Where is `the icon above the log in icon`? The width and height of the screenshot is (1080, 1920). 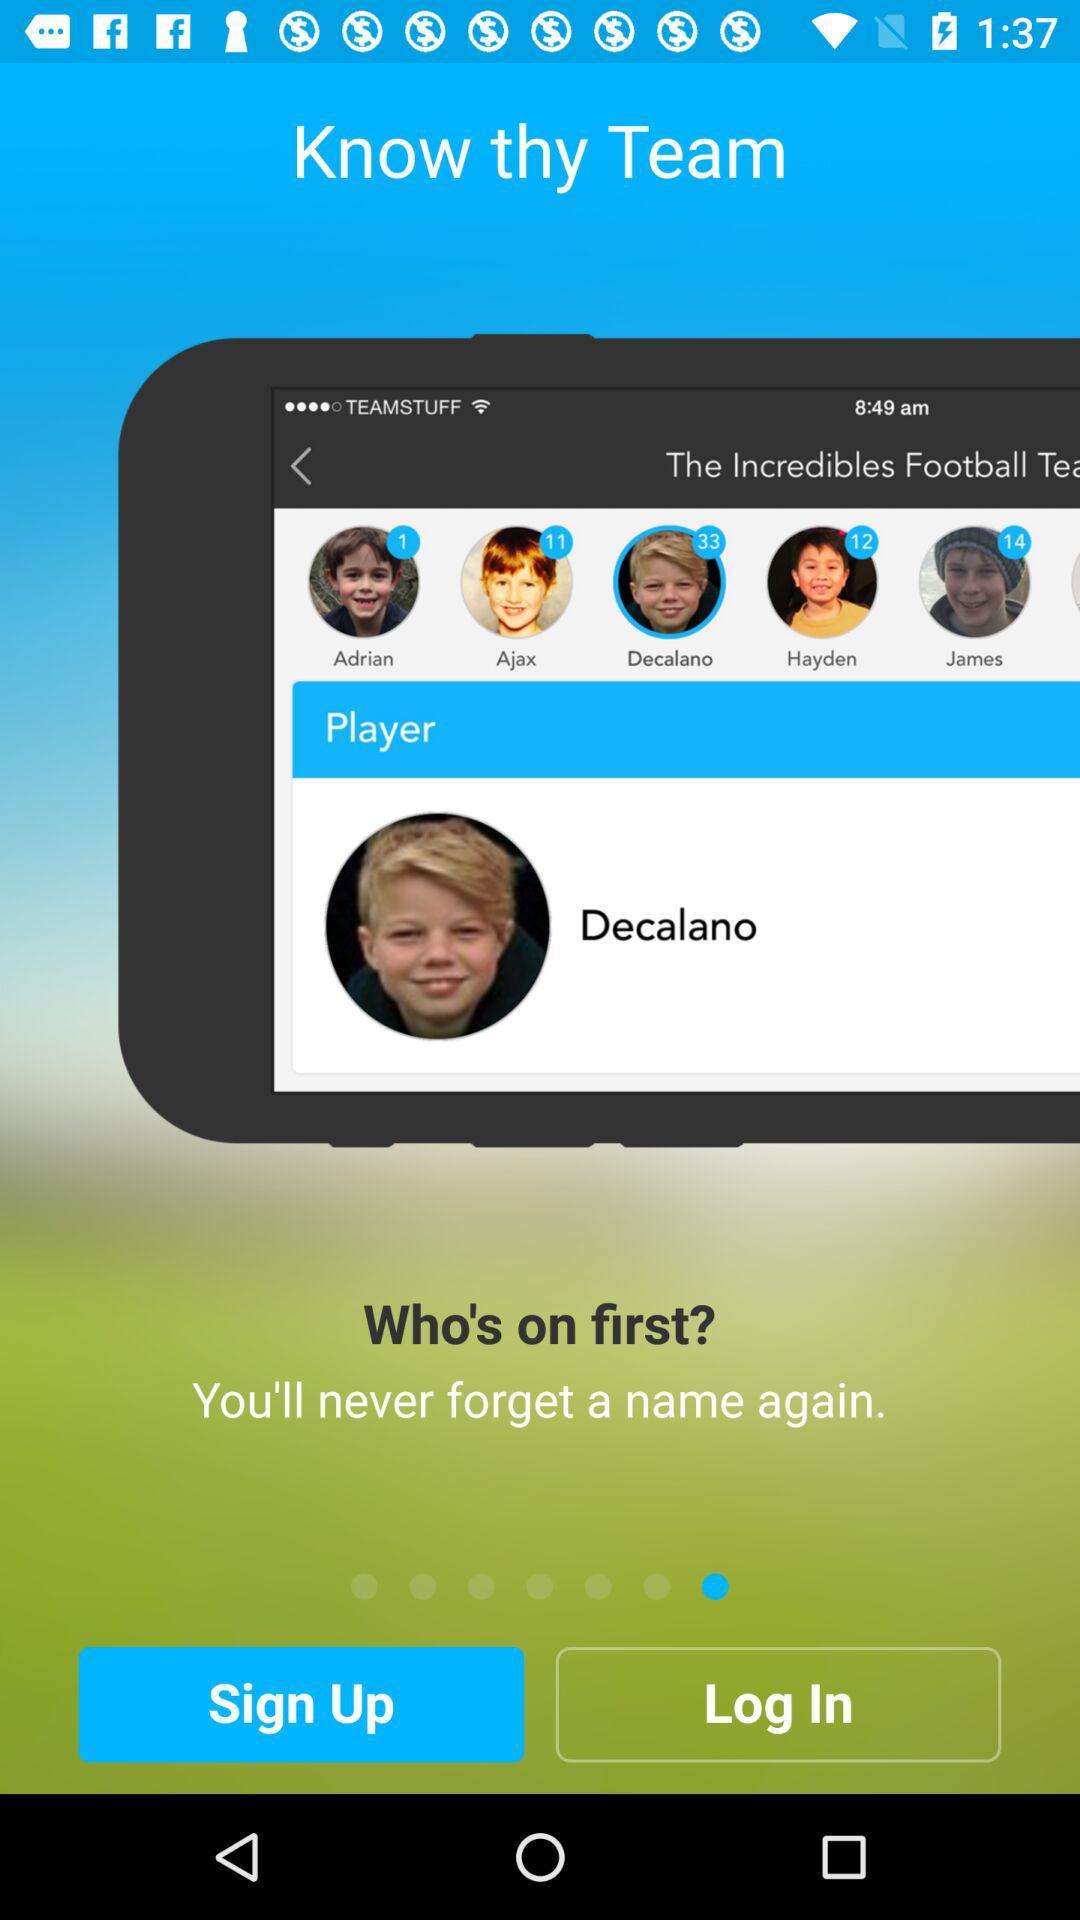
the icon above the log in icon is located at coordinates (656, 1585).